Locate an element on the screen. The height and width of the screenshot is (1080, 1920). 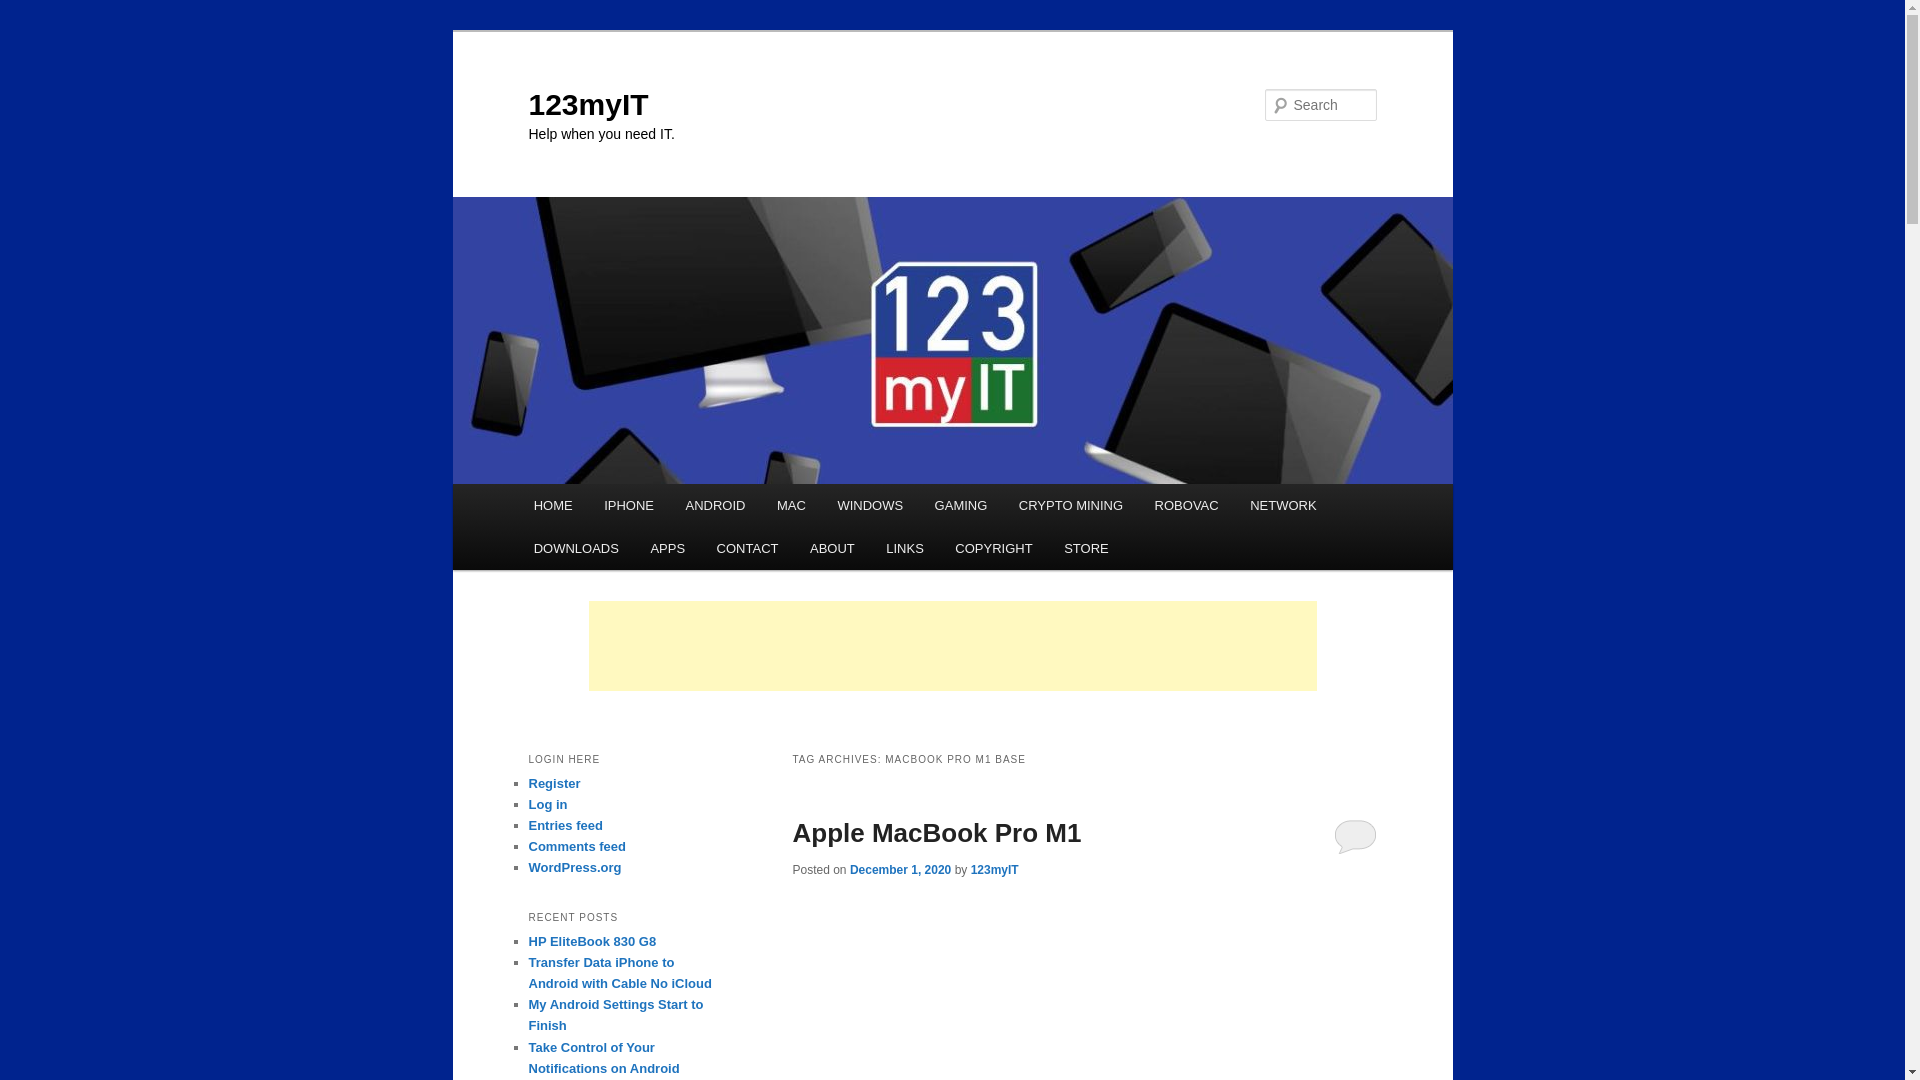
'Comments feed' is located at coordinates (575, 846).